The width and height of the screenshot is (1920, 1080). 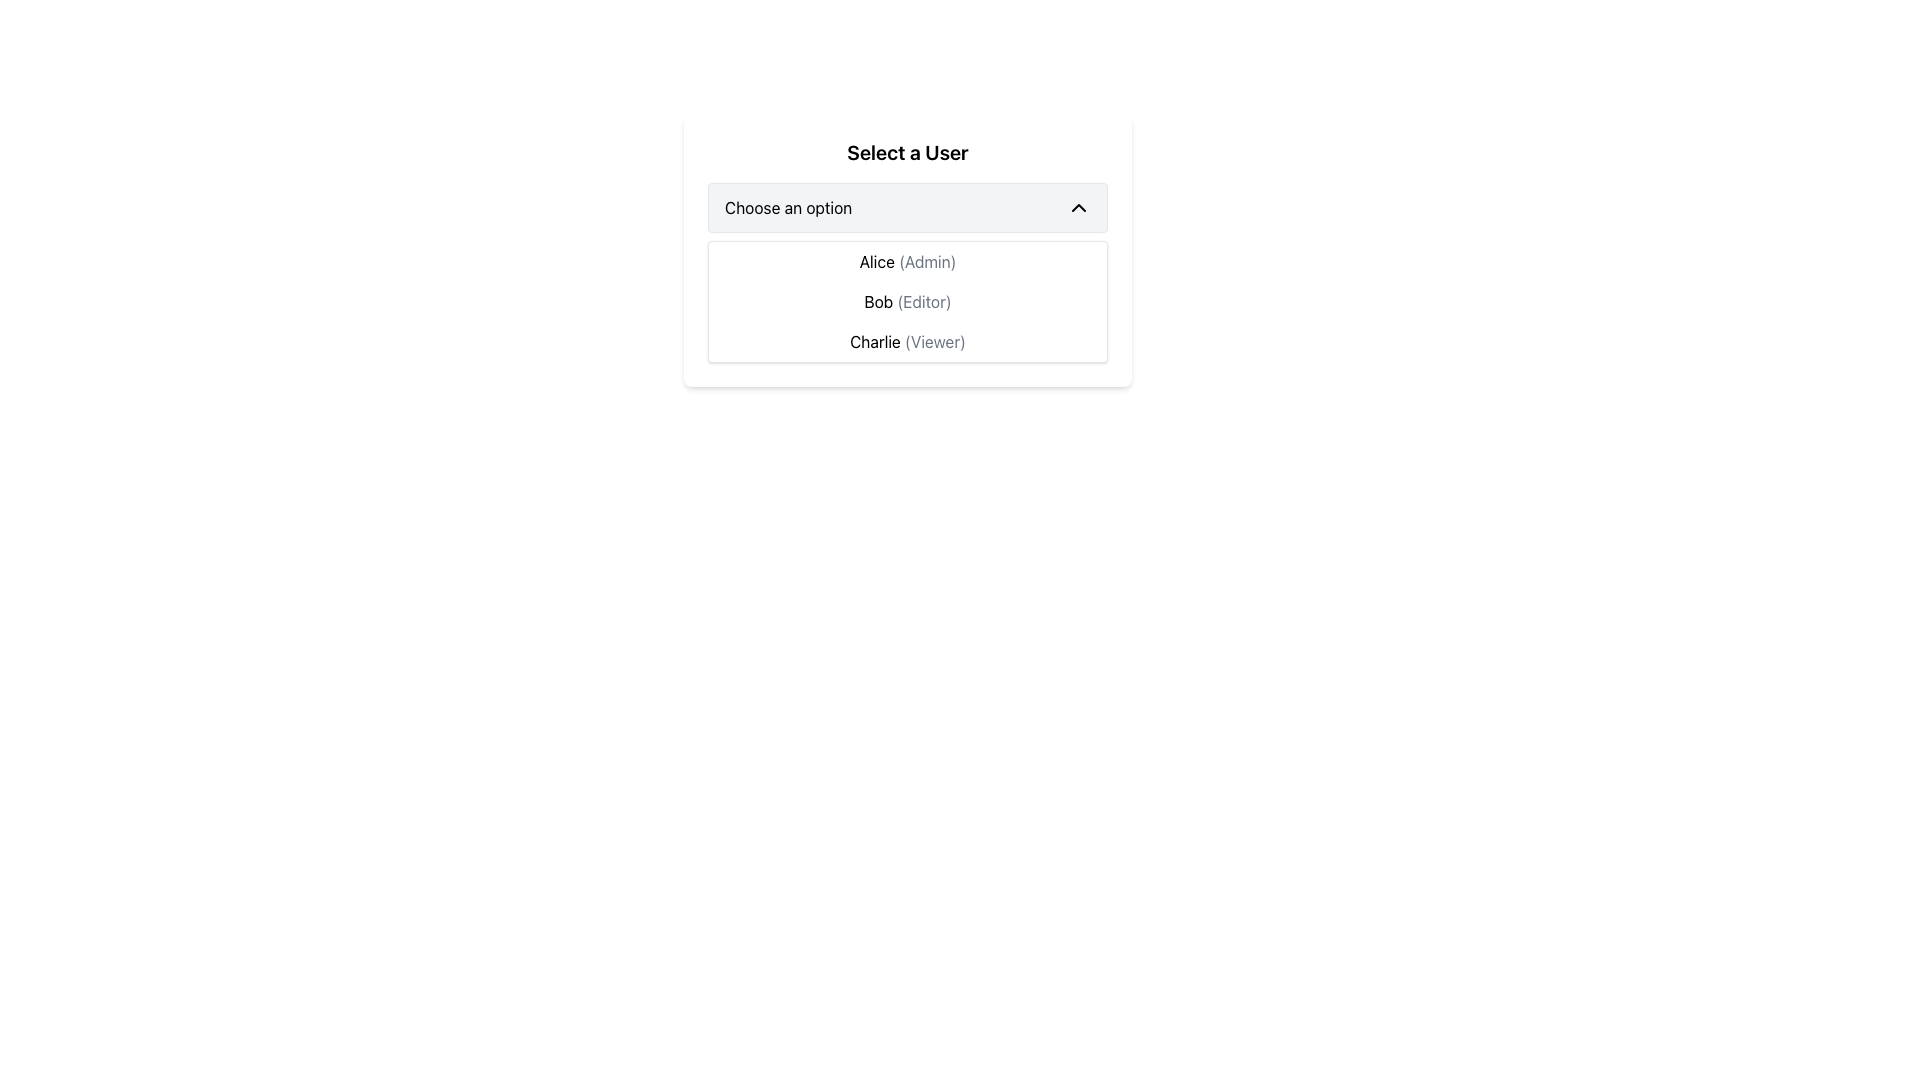 What do you see at coordinates (926, 261) in the screenshot?
I see `the text label indicating 'Admin' for the user 'Alice' in the dropdown menu under 'Select a User'` at bounding box center [926, 261].